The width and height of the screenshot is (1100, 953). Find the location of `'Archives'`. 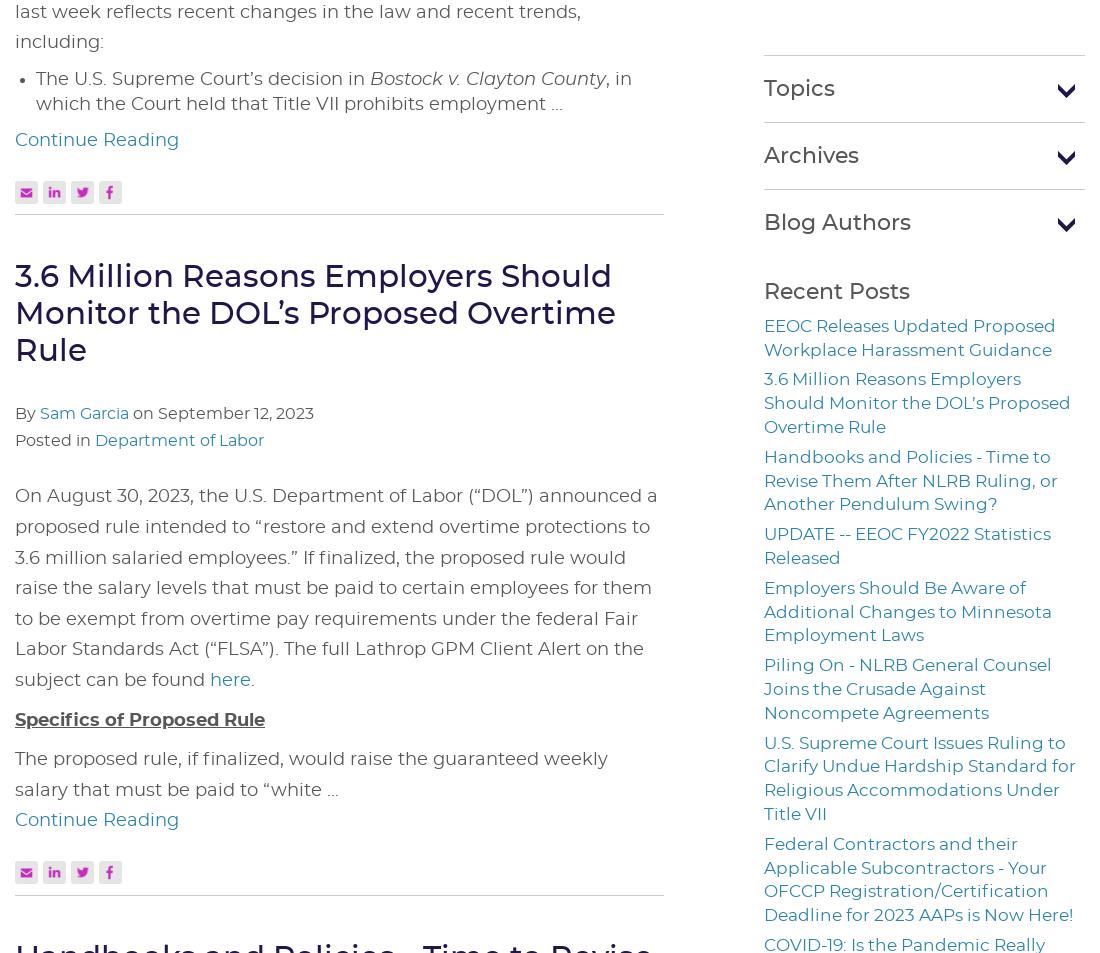

'Archives' is located at coordinates (763, 153).